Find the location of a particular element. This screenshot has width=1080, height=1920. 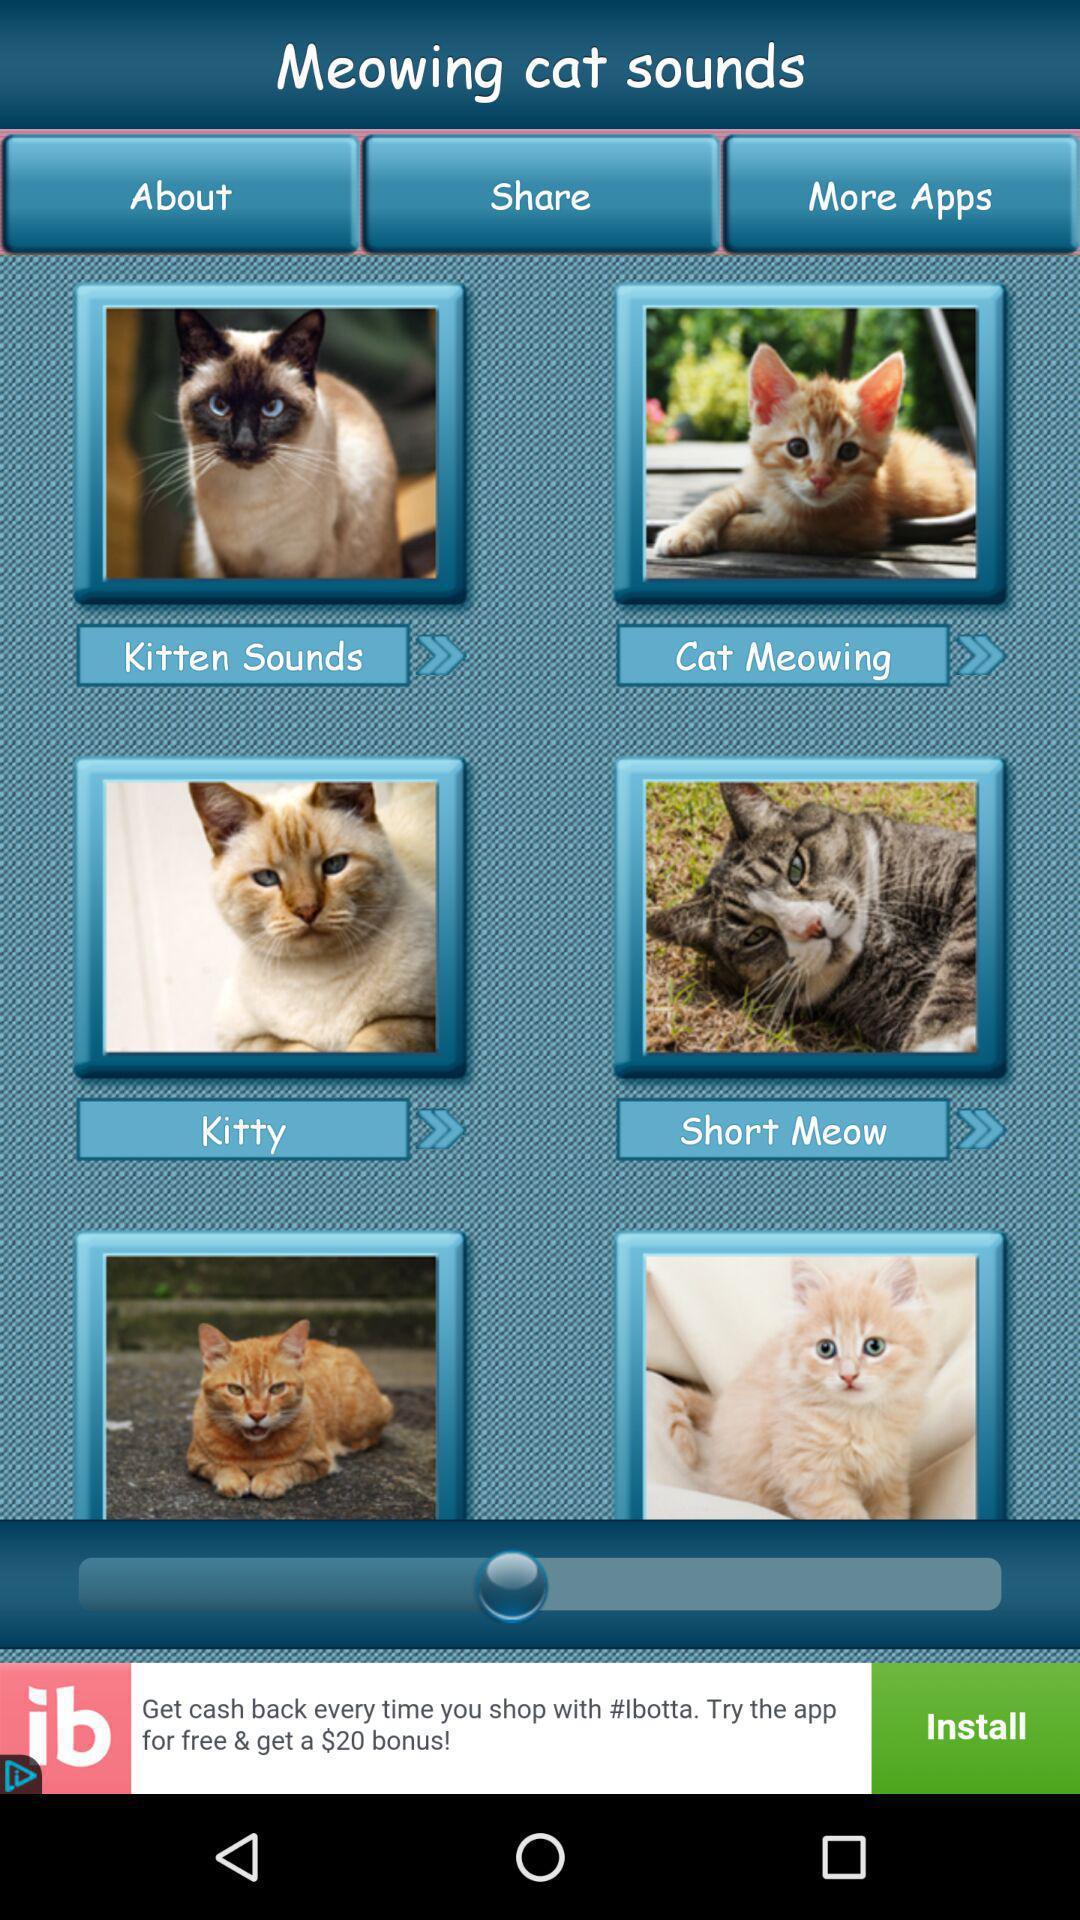

next cat meowing is located at coordinates (979, 654).